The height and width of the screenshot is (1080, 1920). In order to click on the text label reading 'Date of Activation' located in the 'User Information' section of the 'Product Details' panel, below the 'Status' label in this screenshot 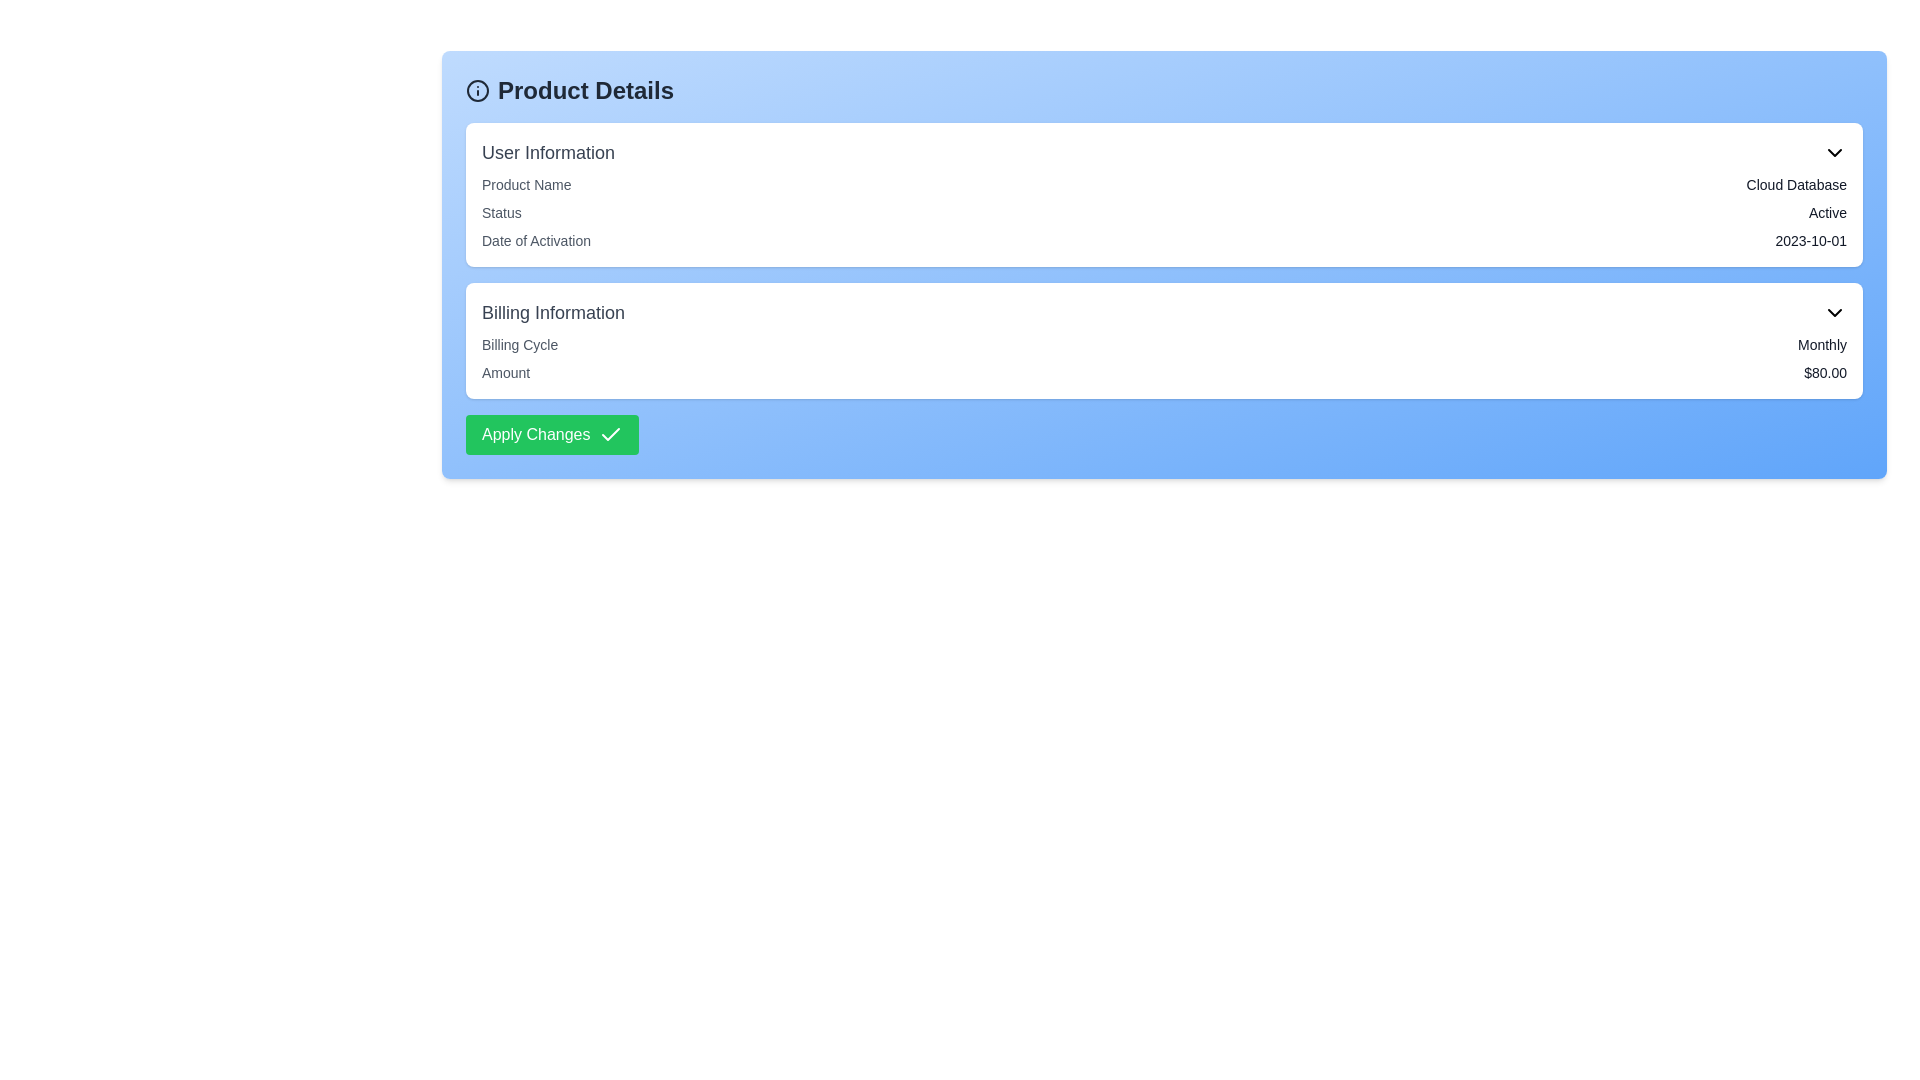, I will do `click(536, 239)`.